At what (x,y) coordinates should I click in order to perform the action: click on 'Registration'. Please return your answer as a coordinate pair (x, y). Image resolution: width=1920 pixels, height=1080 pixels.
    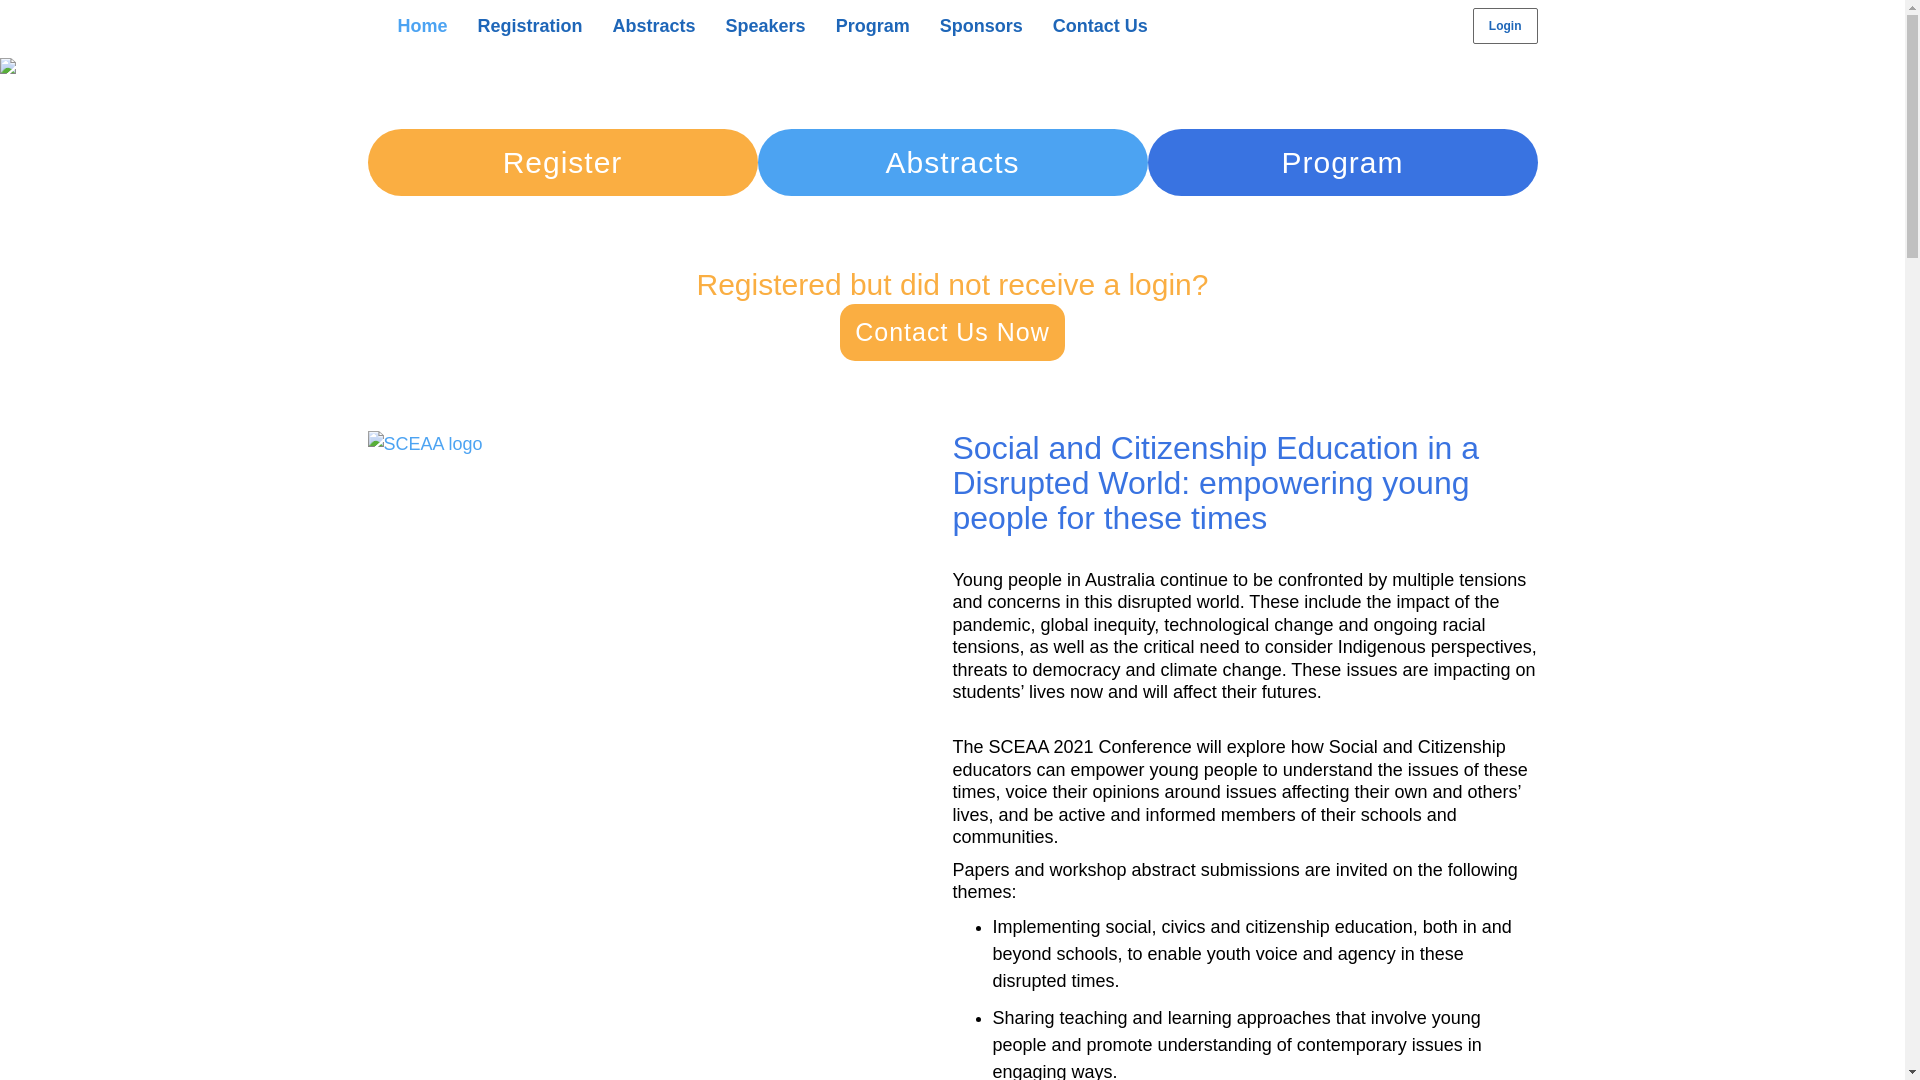
    Looking at the image, I should click on (530, 26).